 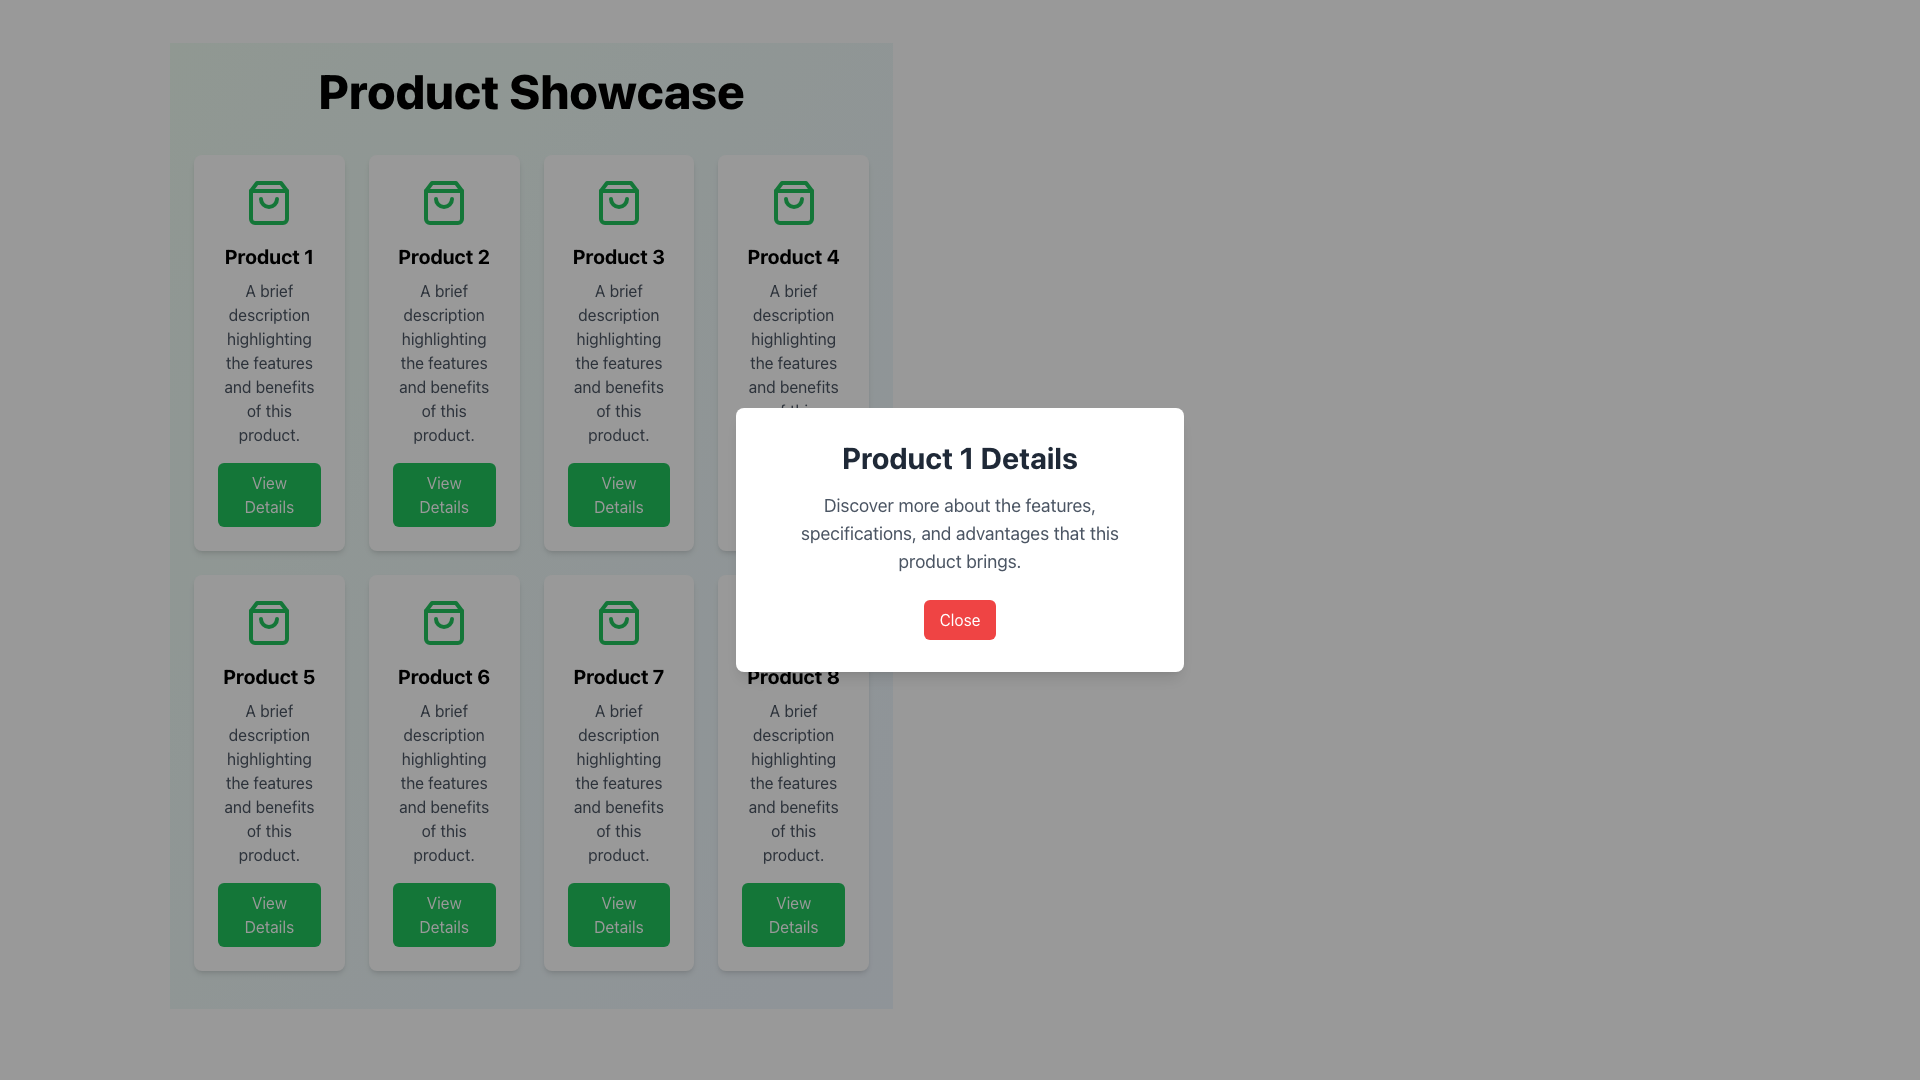 What do you see at coordinates (443, 622) in the screenshot?
I see `the handle of the shopping bag icon located within the 'Product 6' card in the product display interface to provide visual feedback` at bounding box center [443, 622].